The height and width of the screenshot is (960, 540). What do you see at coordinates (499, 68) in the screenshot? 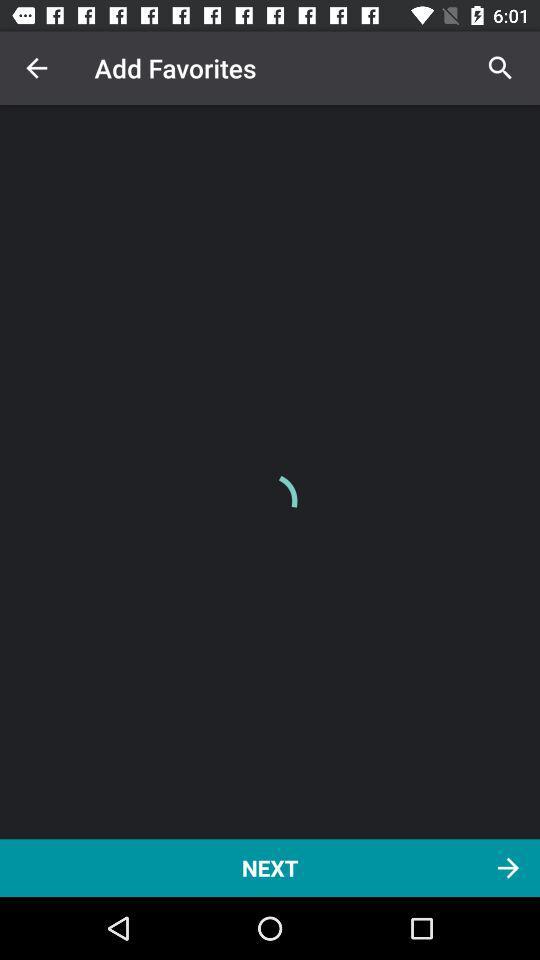
I see `icon at the top right corner` at bounding box center [499, 68].